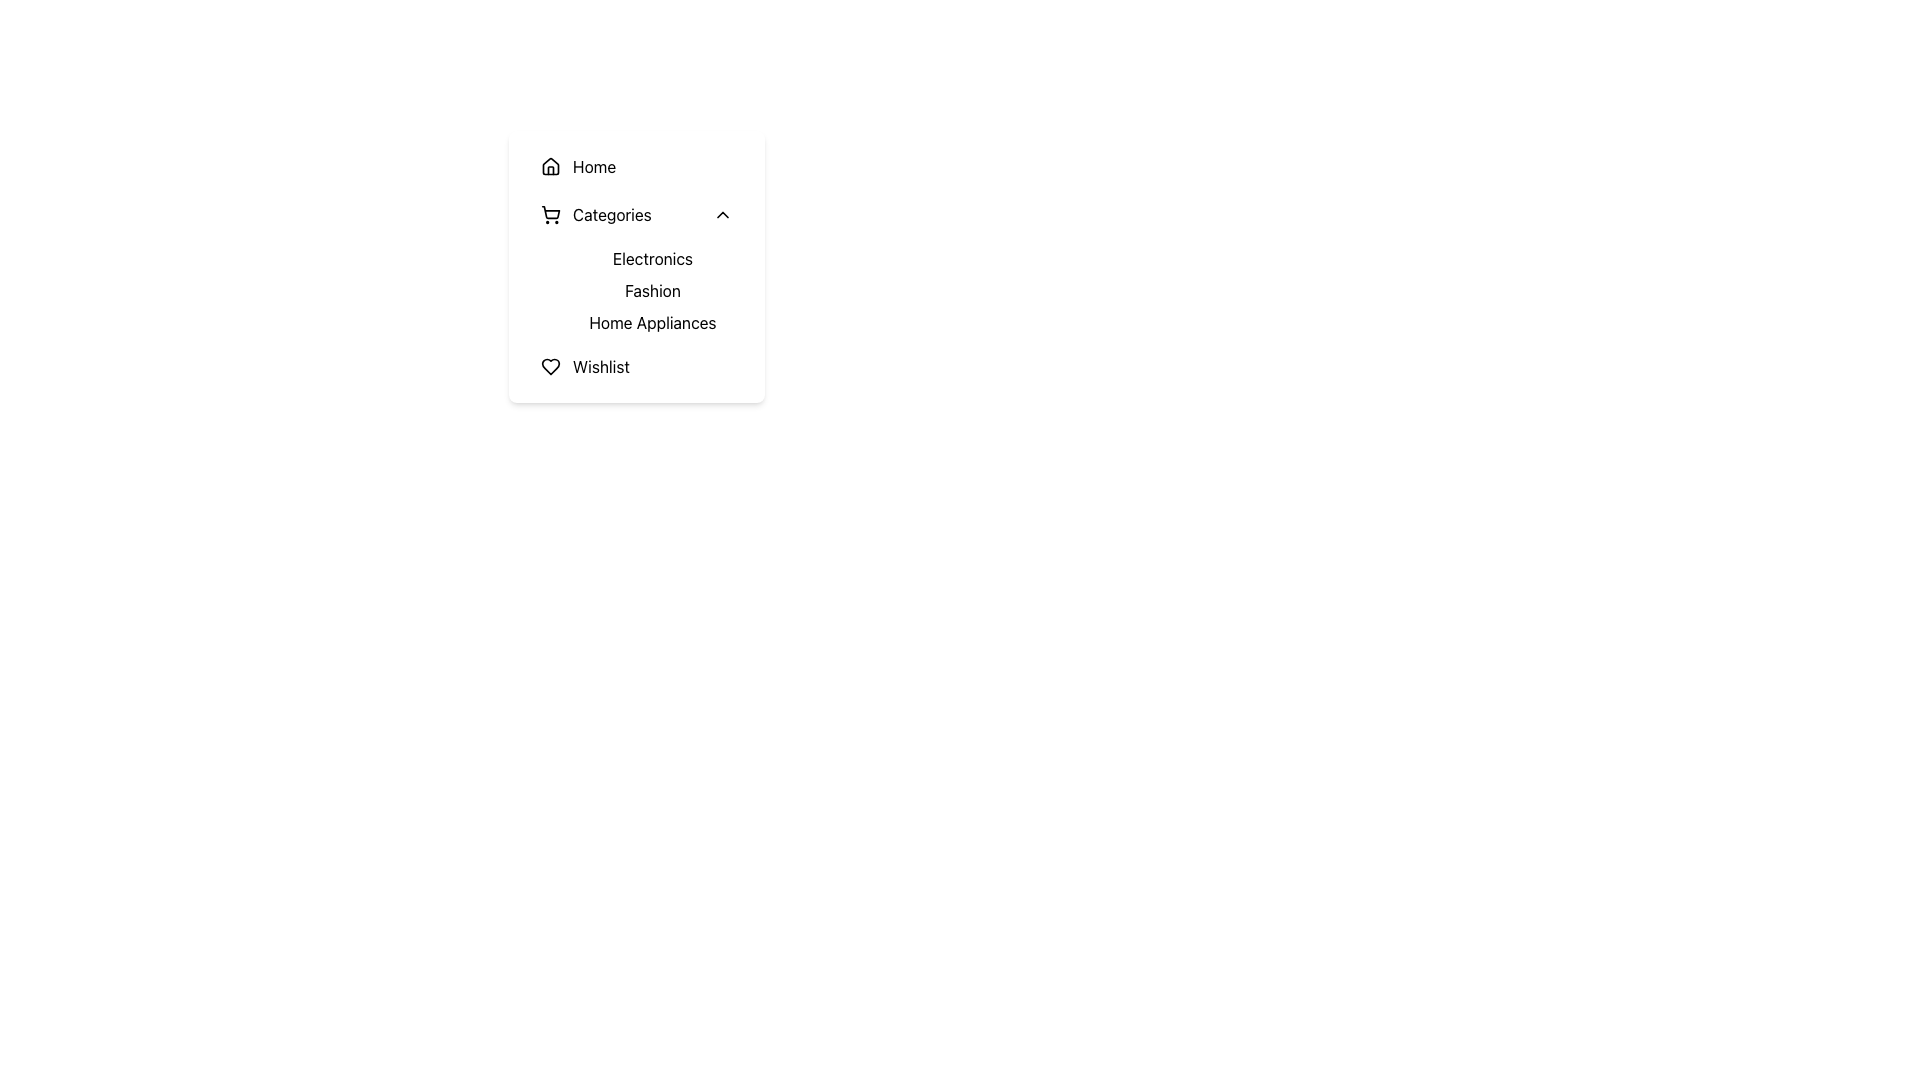 The image size is (1920, 1080). Describe the element at coordinates (652, 290) in the screenshot. I see `the text-based clickable link that displays 'Fashion' located in the vertical menu under the 'Categories' section, positioned between 'Electronics' and 'Home Appliances'` at that location.